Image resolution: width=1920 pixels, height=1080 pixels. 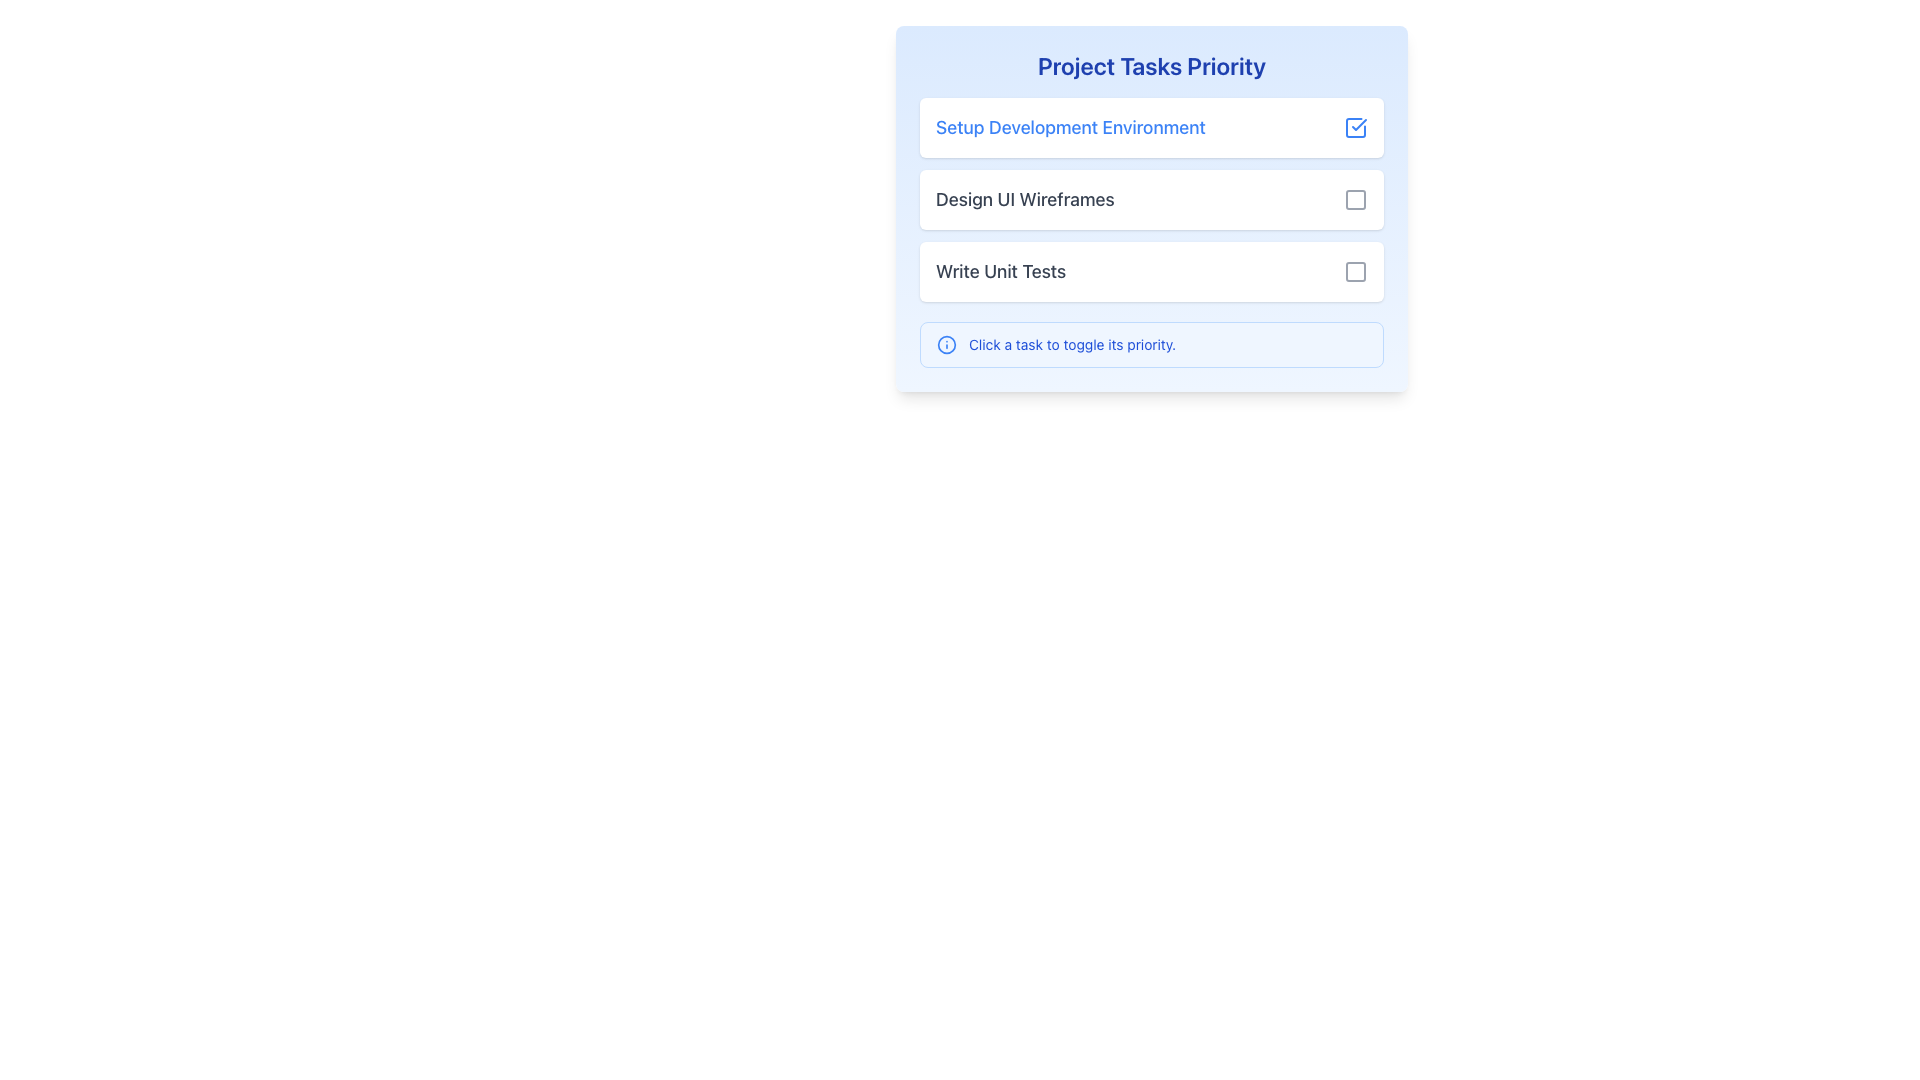 What do you see at coordinates (1356, 272) in the screenshot?
I see `the checkbox located to the far right of the 'Write Unit Tests' task entry` at bounding box center [1356, 272].